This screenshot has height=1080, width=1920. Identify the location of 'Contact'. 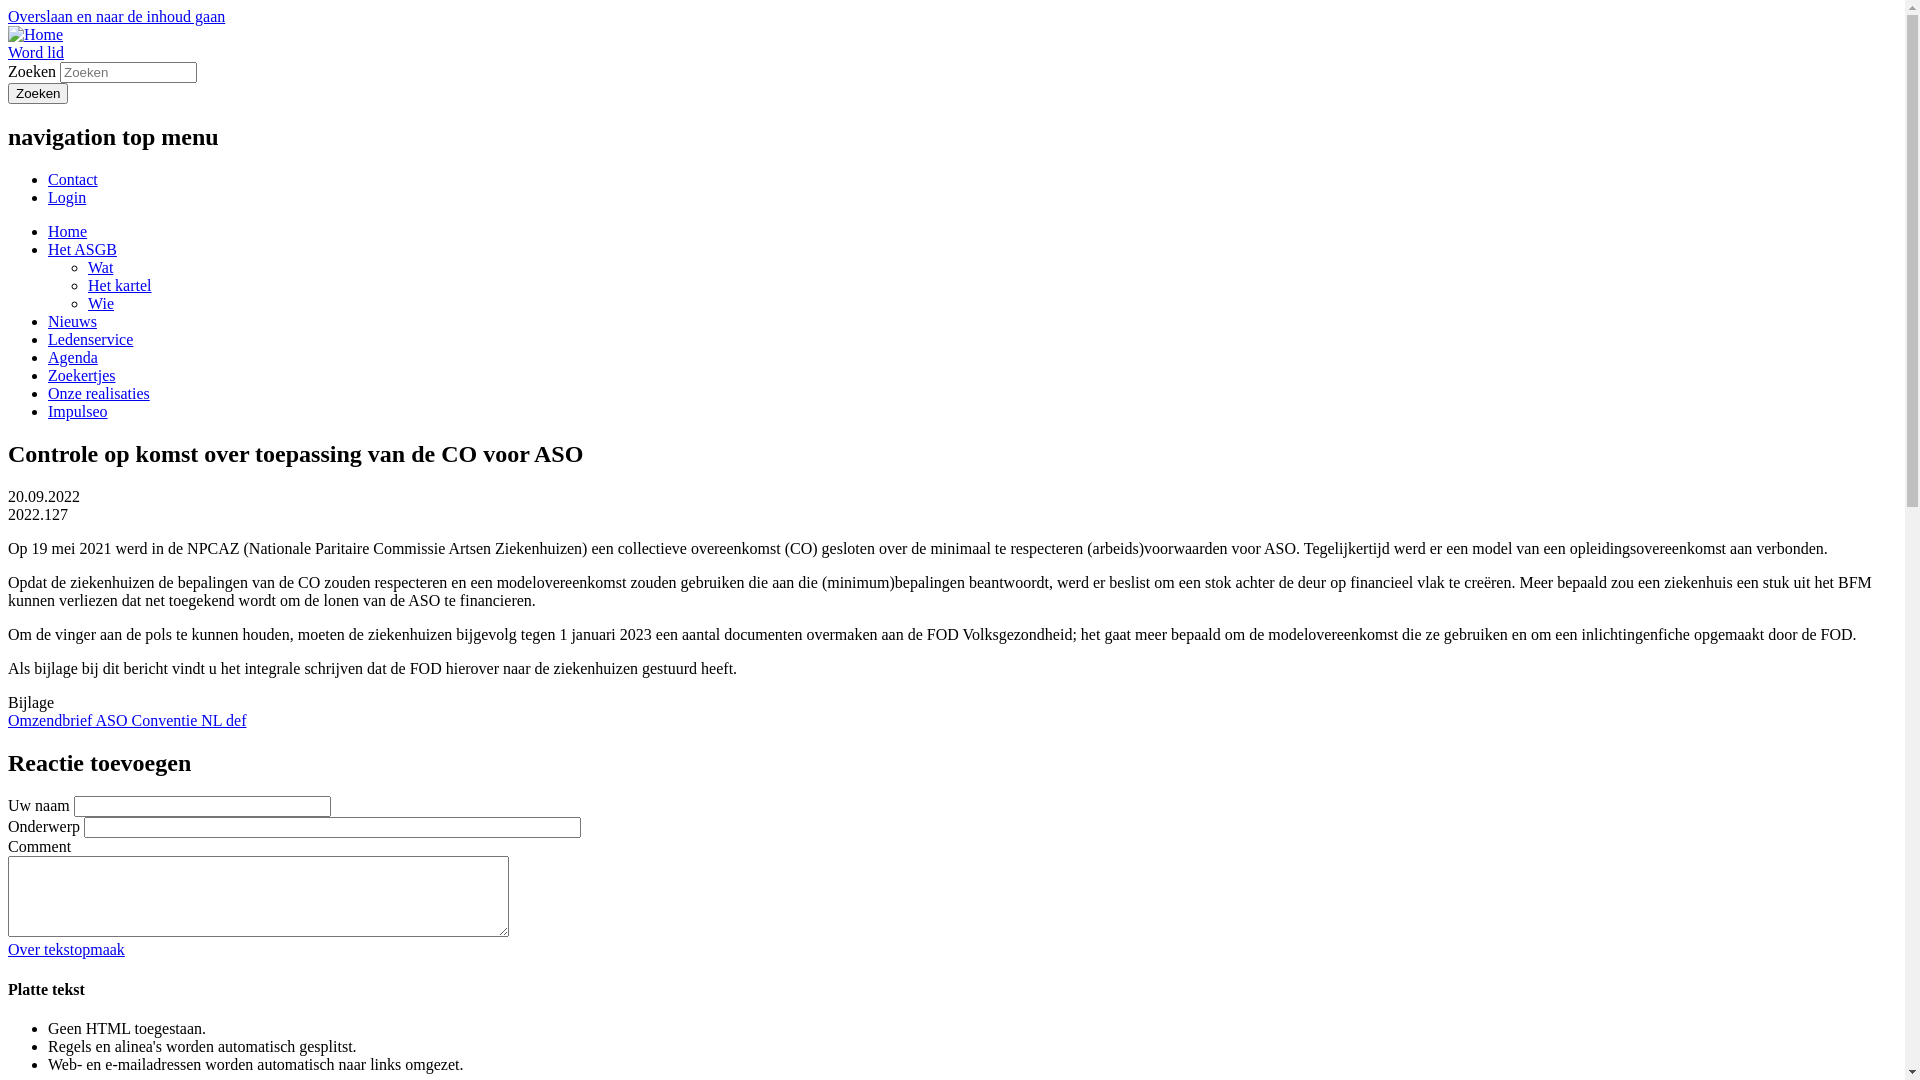
(72, 178).